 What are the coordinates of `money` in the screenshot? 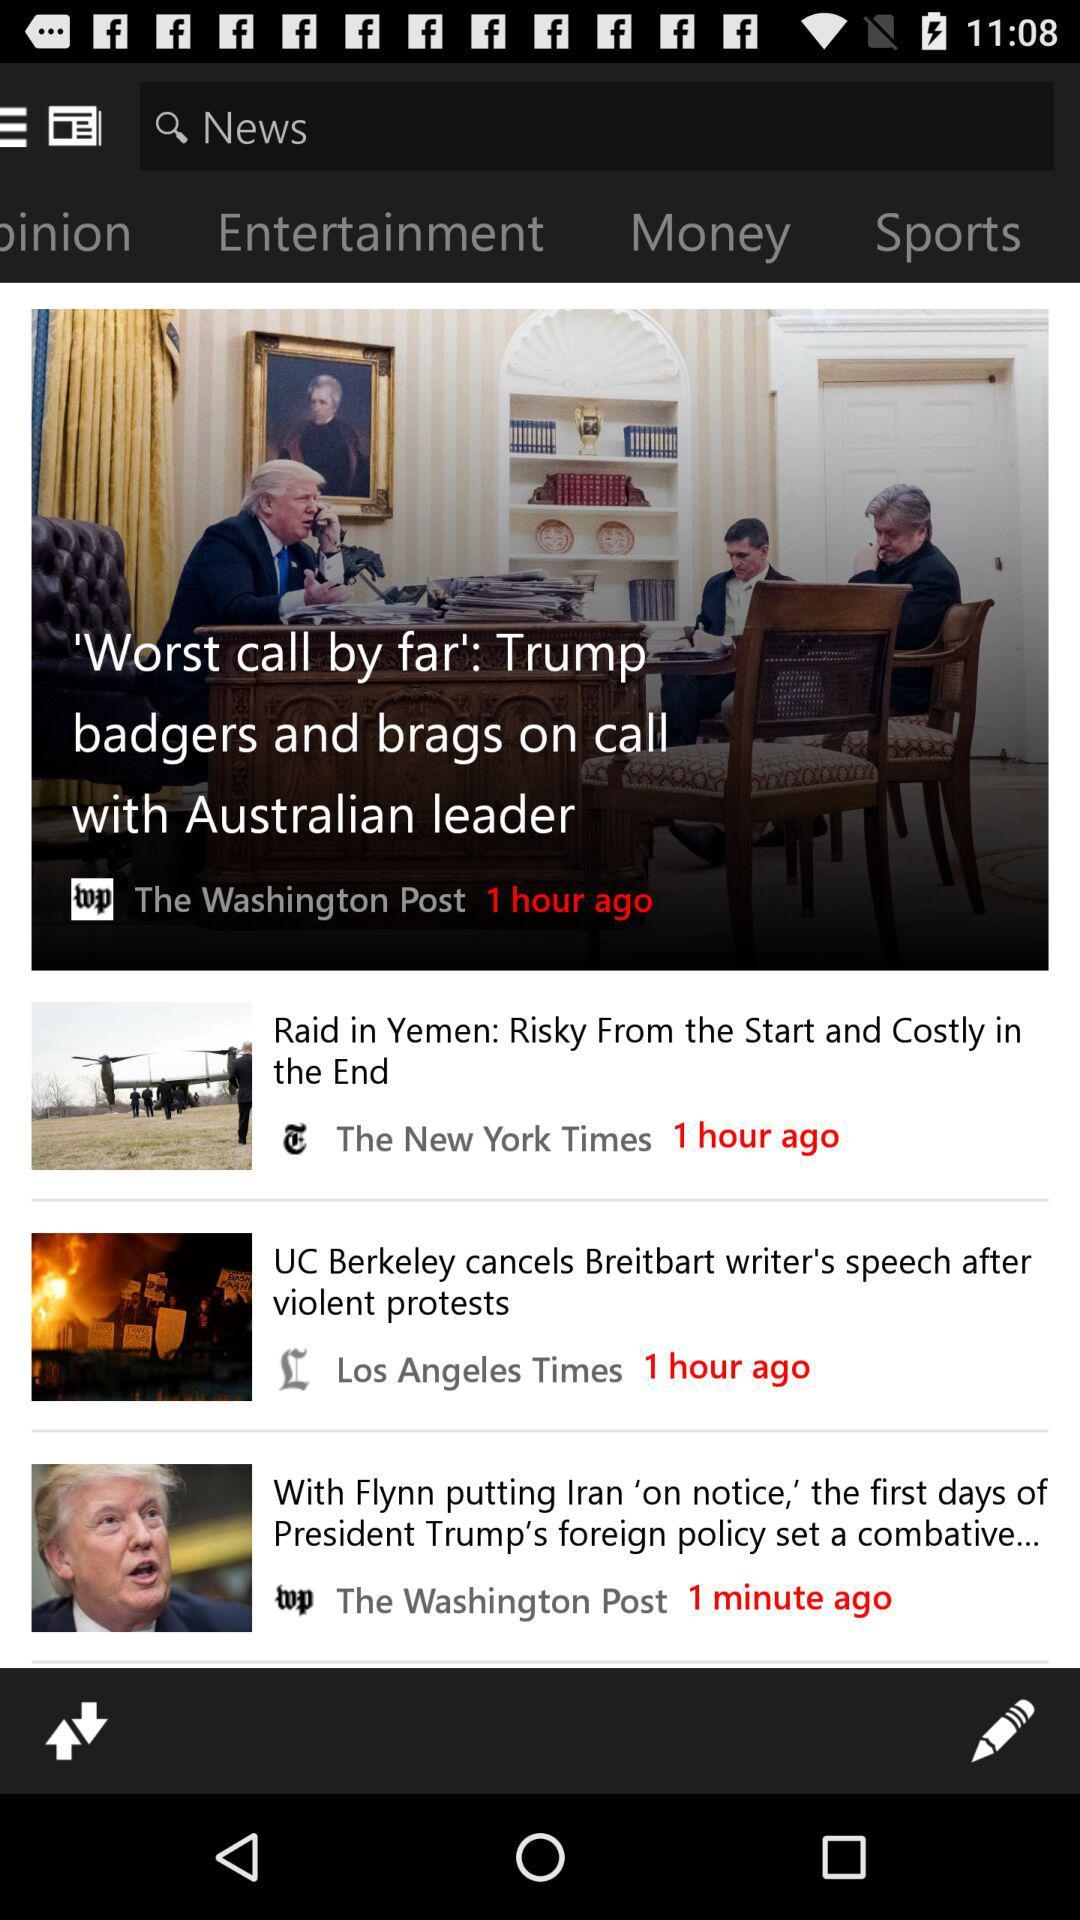 It's located at (725, 235).